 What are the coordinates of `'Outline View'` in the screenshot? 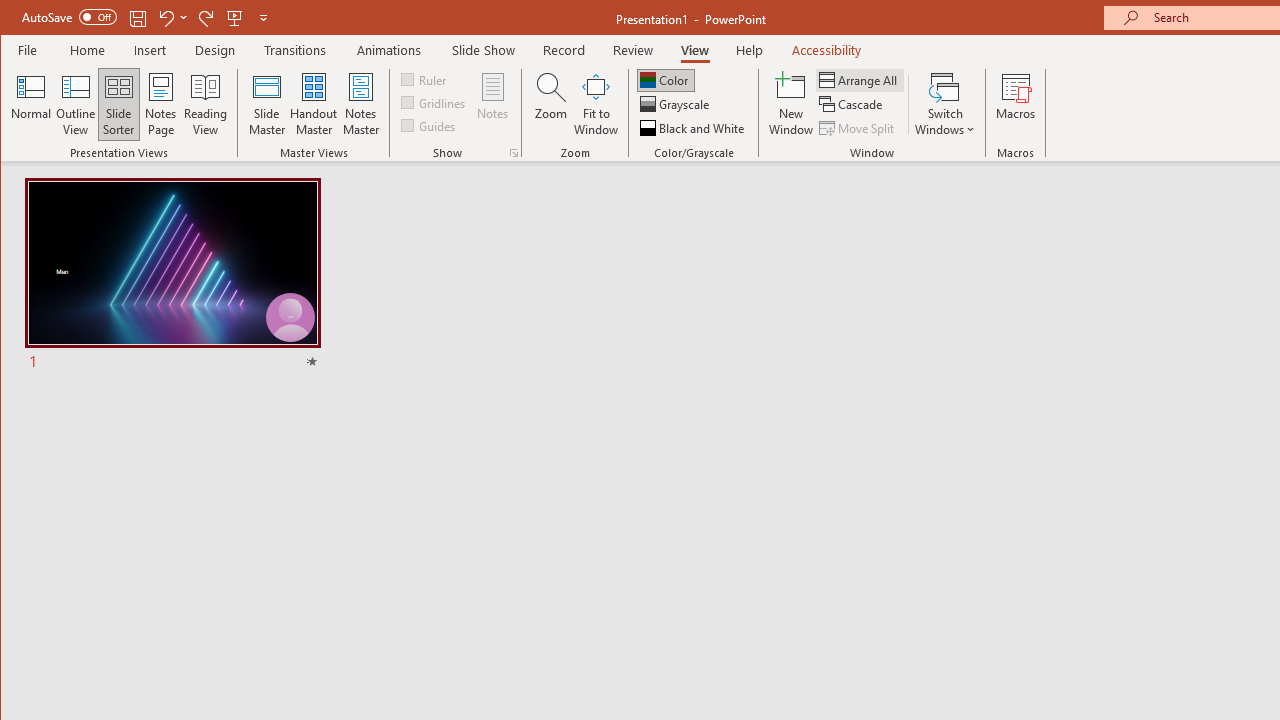 It's located at (76, 104).